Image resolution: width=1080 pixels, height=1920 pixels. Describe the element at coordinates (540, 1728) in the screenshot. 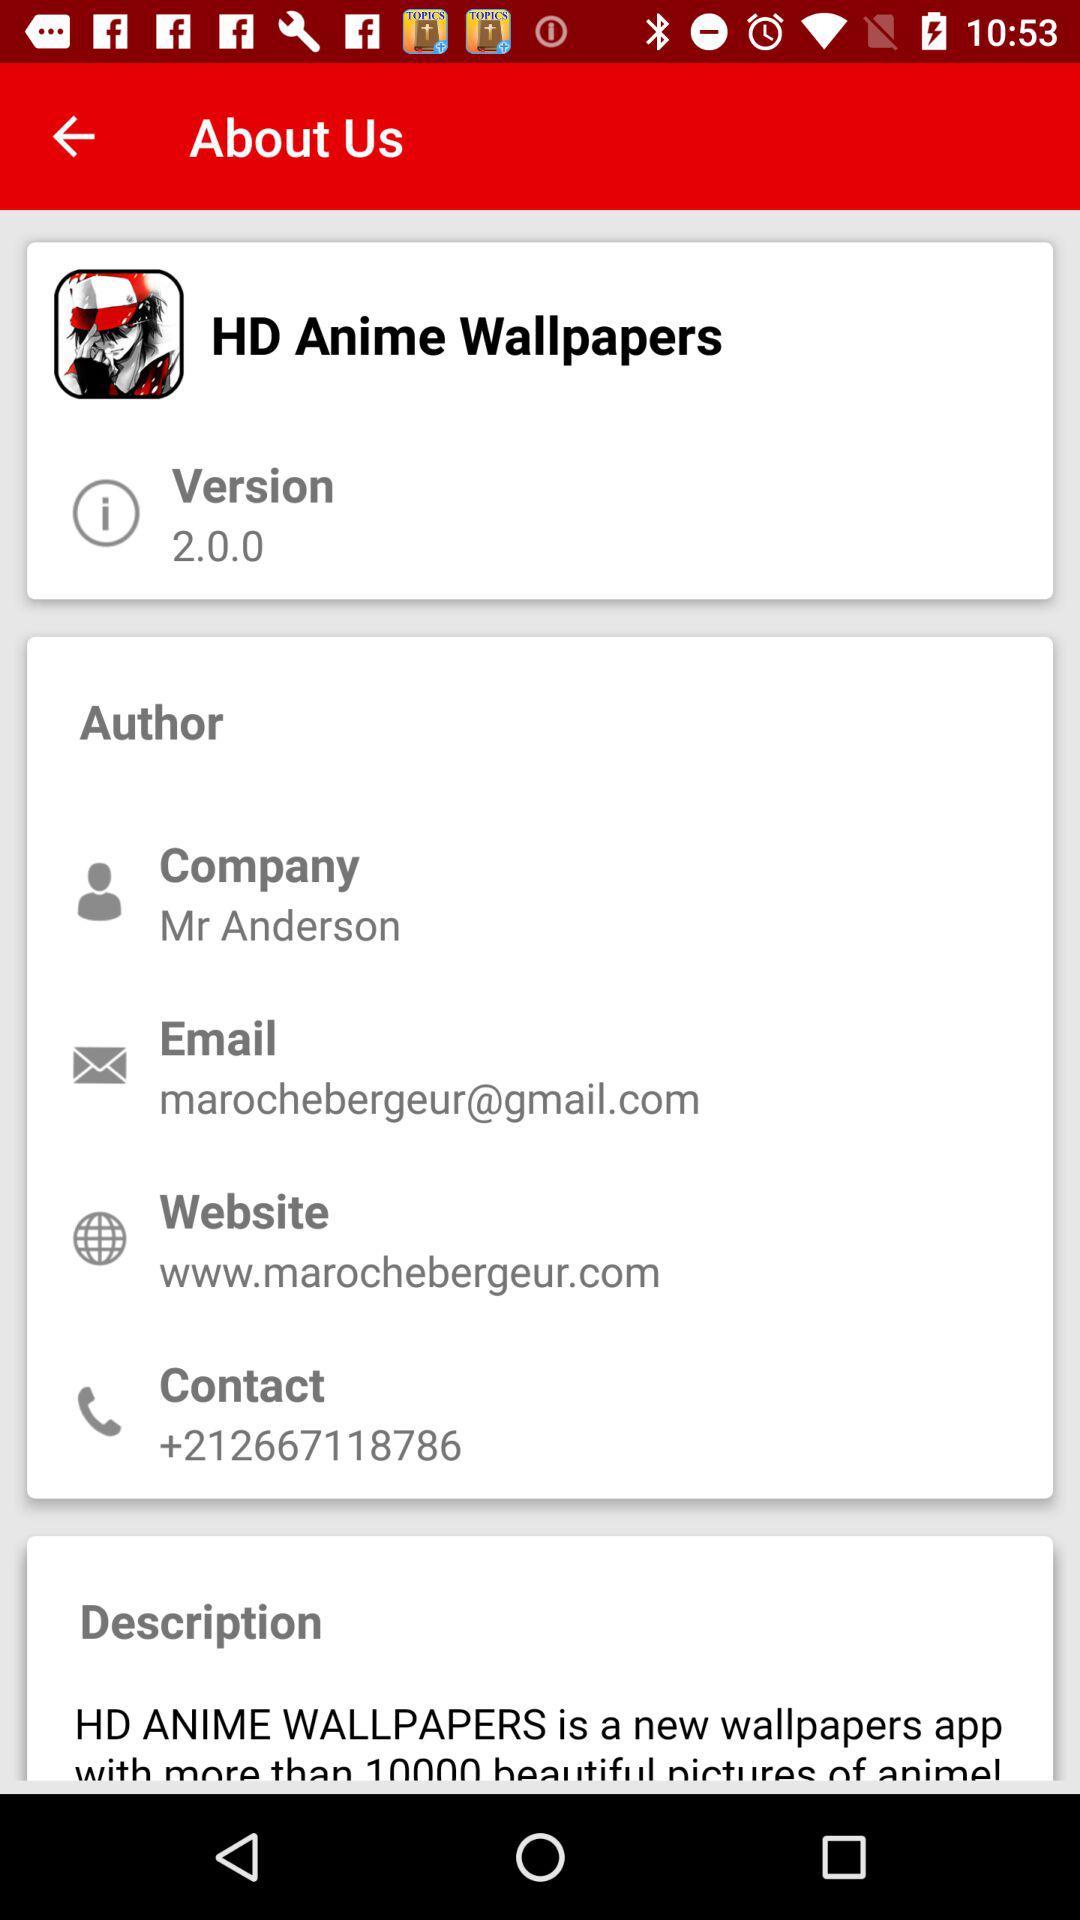

I see `description` at that location.